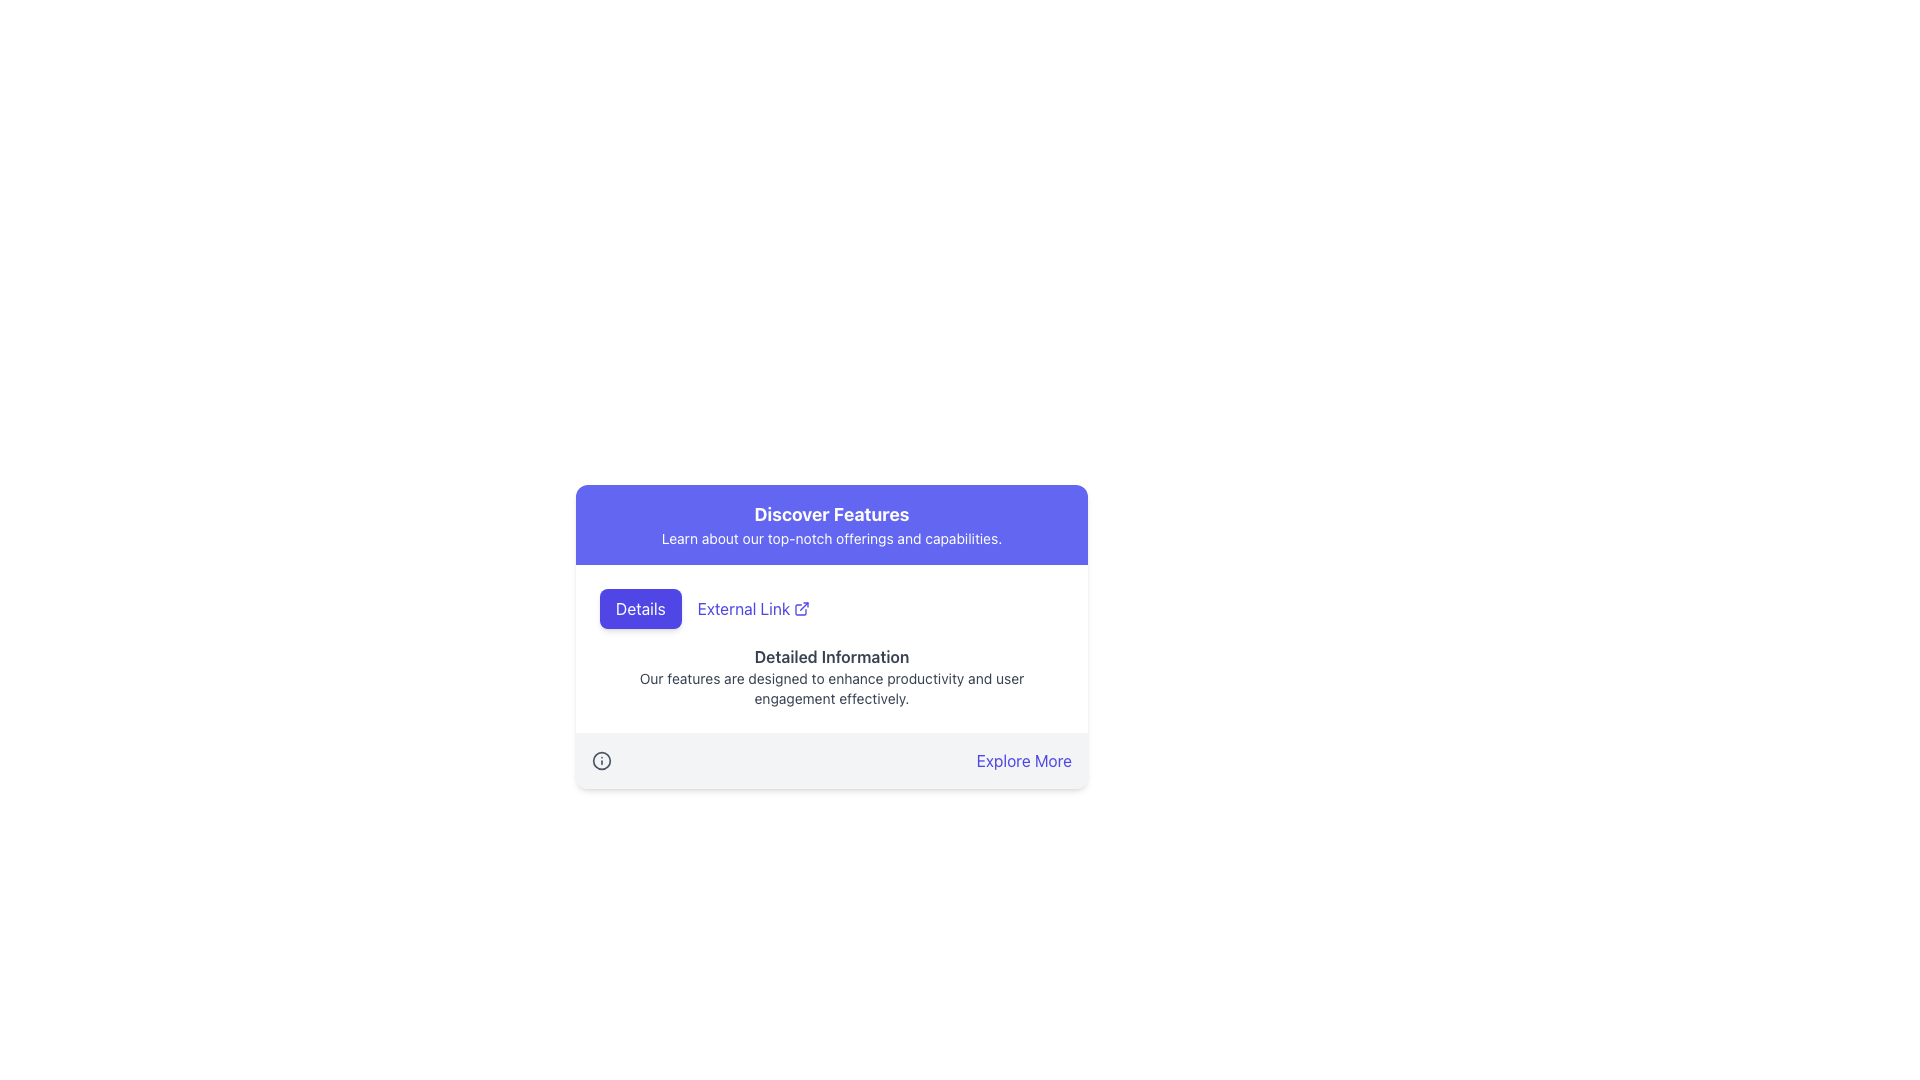  What do you see at coordinates (831, 538) in the screenshot?
I see `the static text element that reads 'Learn about our top-notch offerings and capabilities.' located within the purple banner below the title 'Discover Features.'` at bounding box center [831, 538].